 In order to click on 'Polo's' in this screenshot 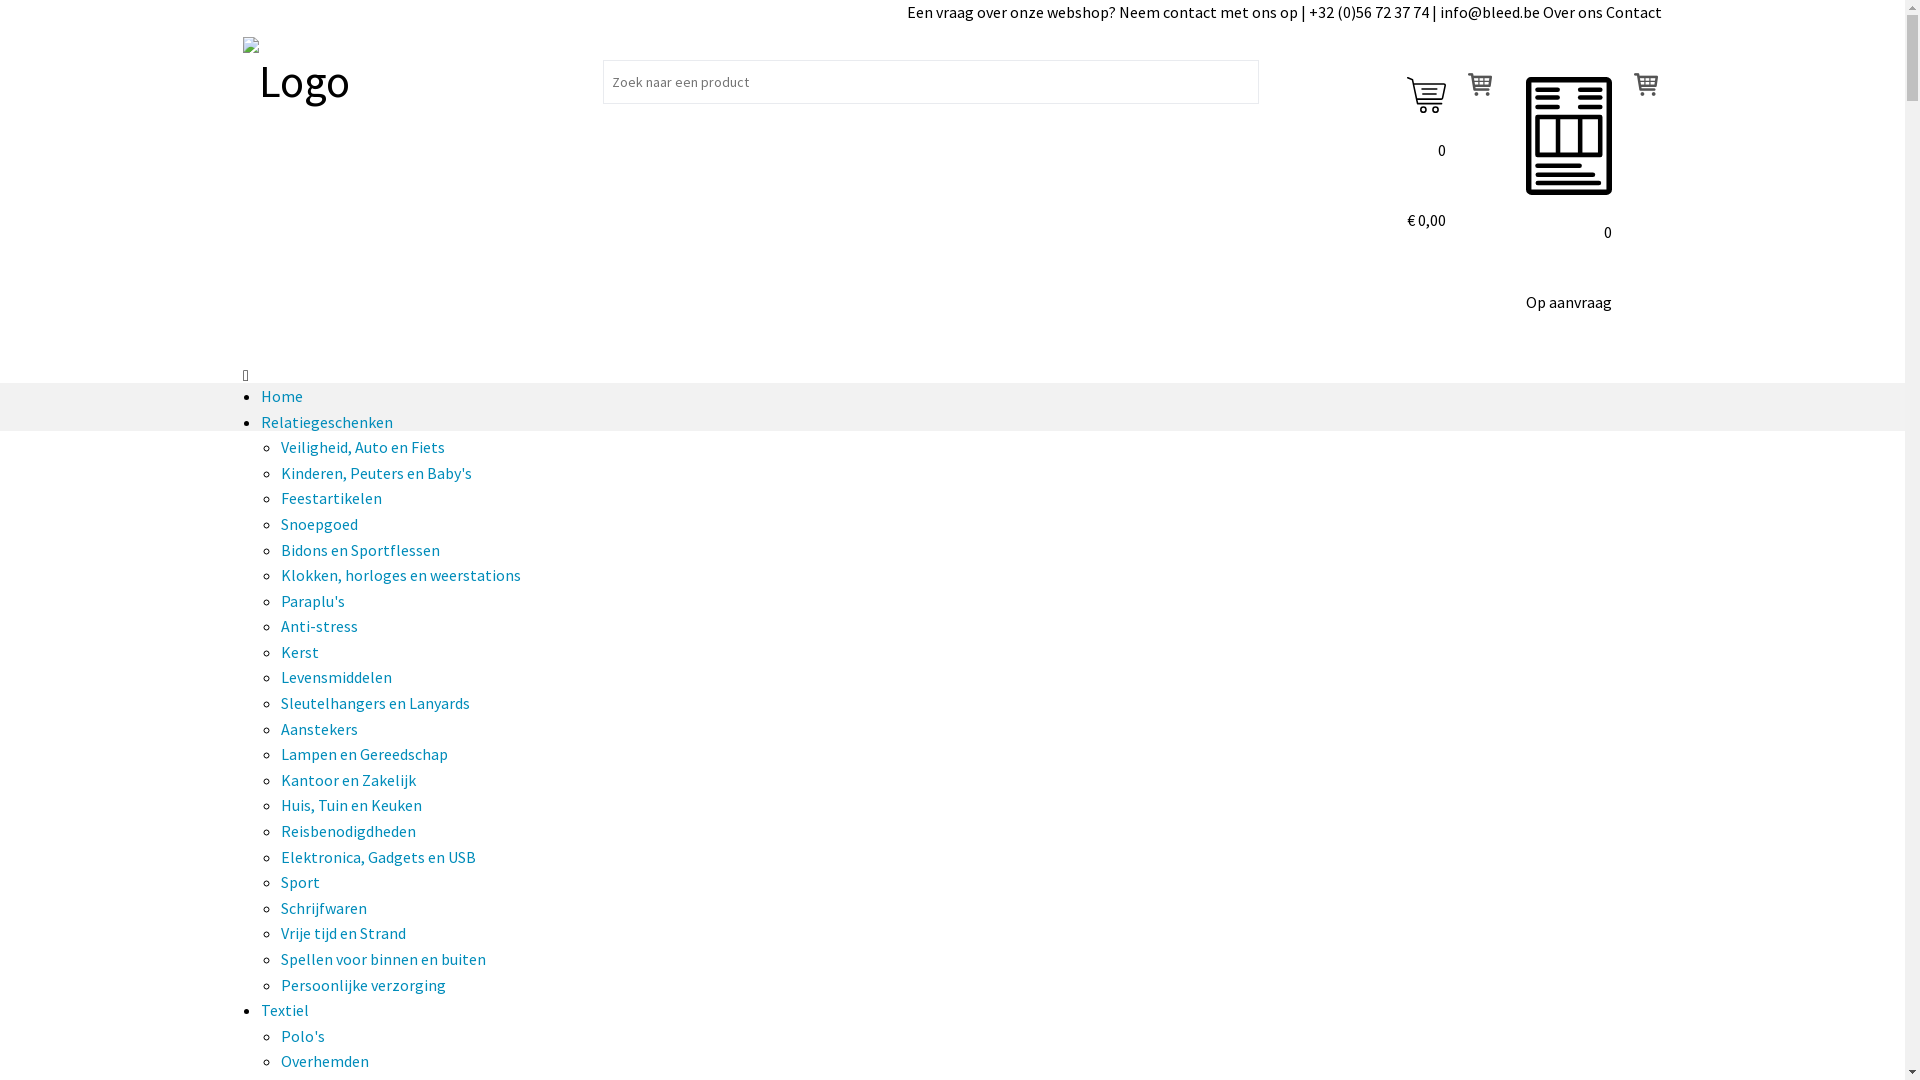, I will do `click(301, 1035)`.